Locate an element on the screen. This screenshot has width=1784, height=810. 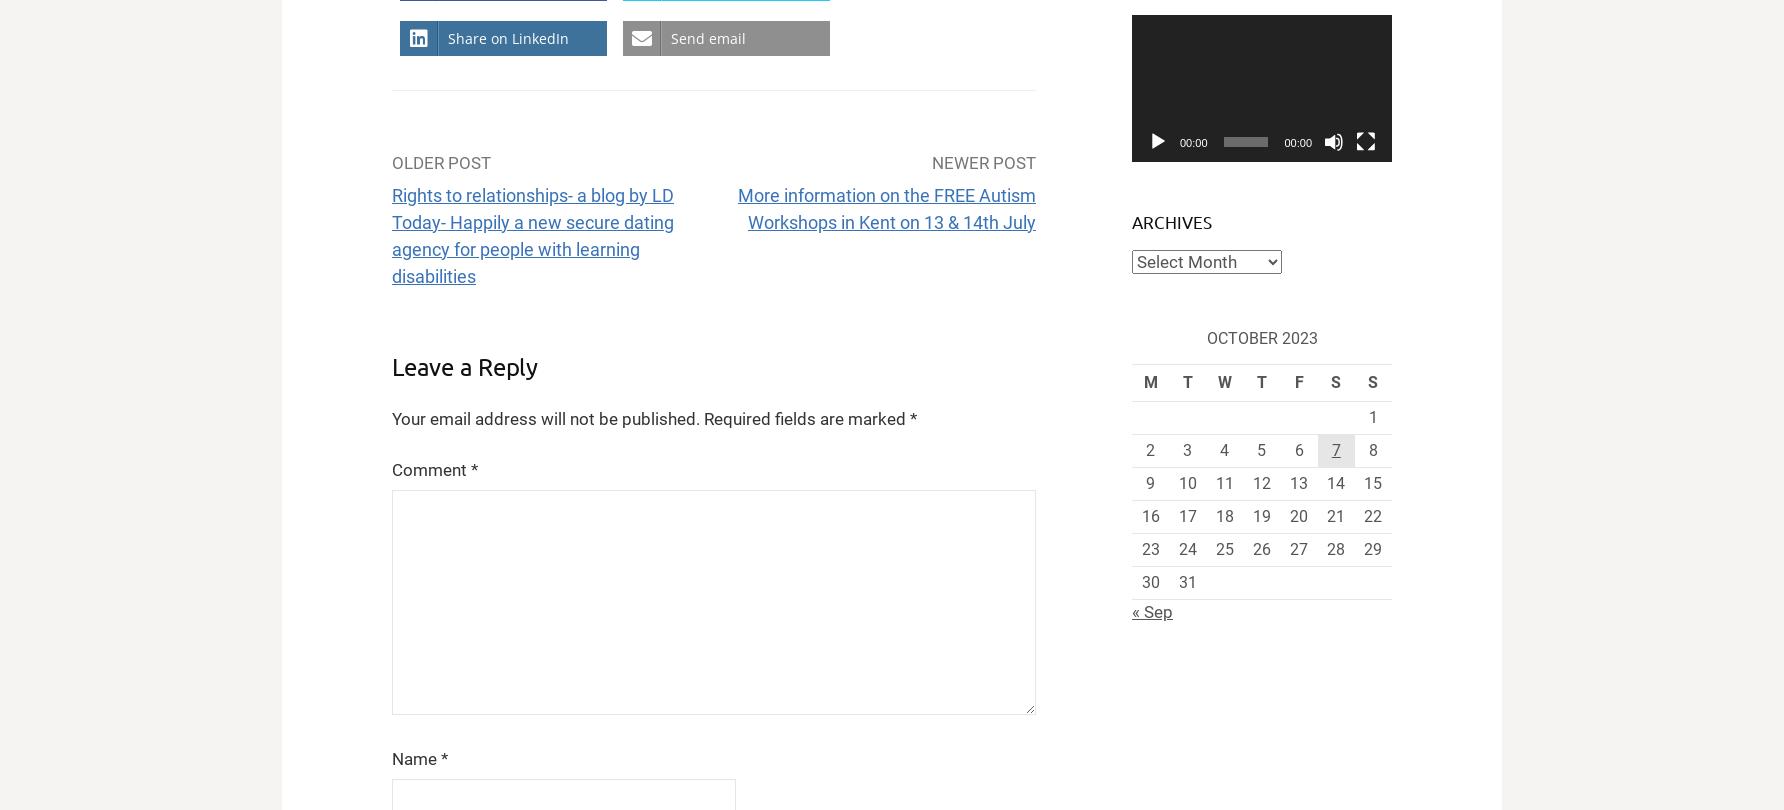
'15' is located at coordinates (1372, 483).